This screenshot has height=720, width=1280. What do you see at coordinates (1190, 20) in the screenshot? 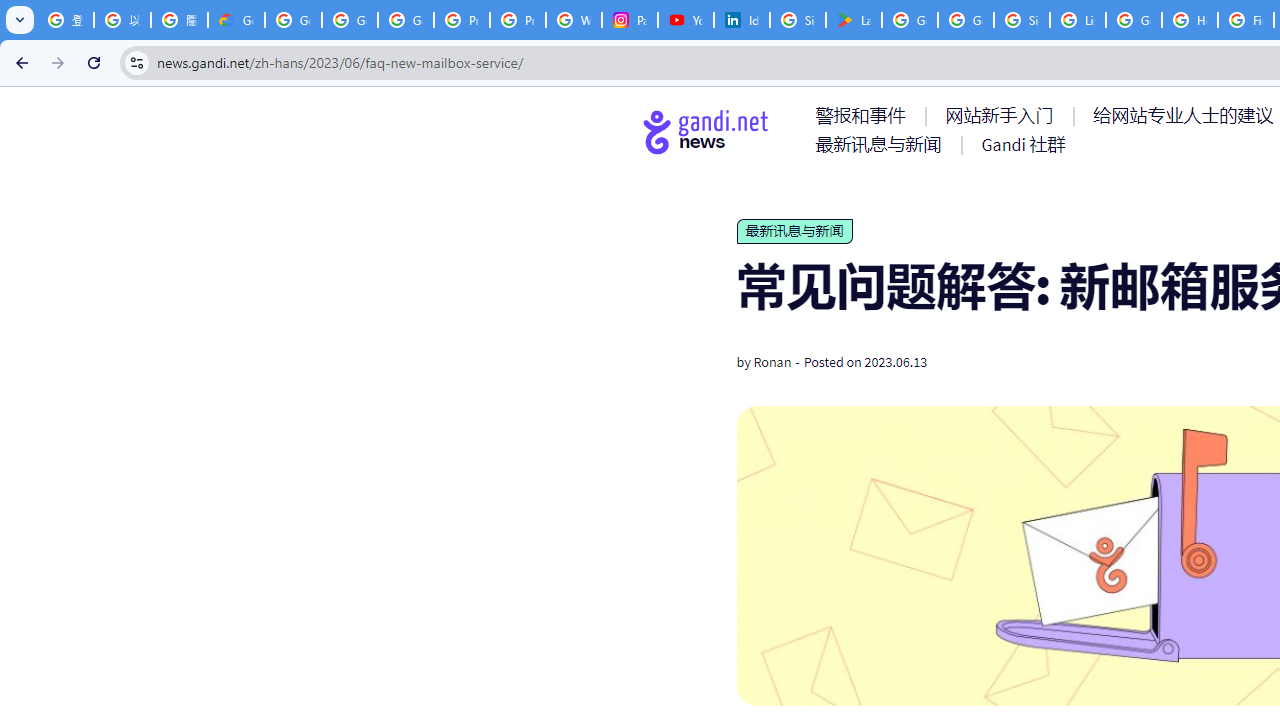
I see `'How do I create a new Google Account? - Google Account Help'` at bounding box center [1190, 20].